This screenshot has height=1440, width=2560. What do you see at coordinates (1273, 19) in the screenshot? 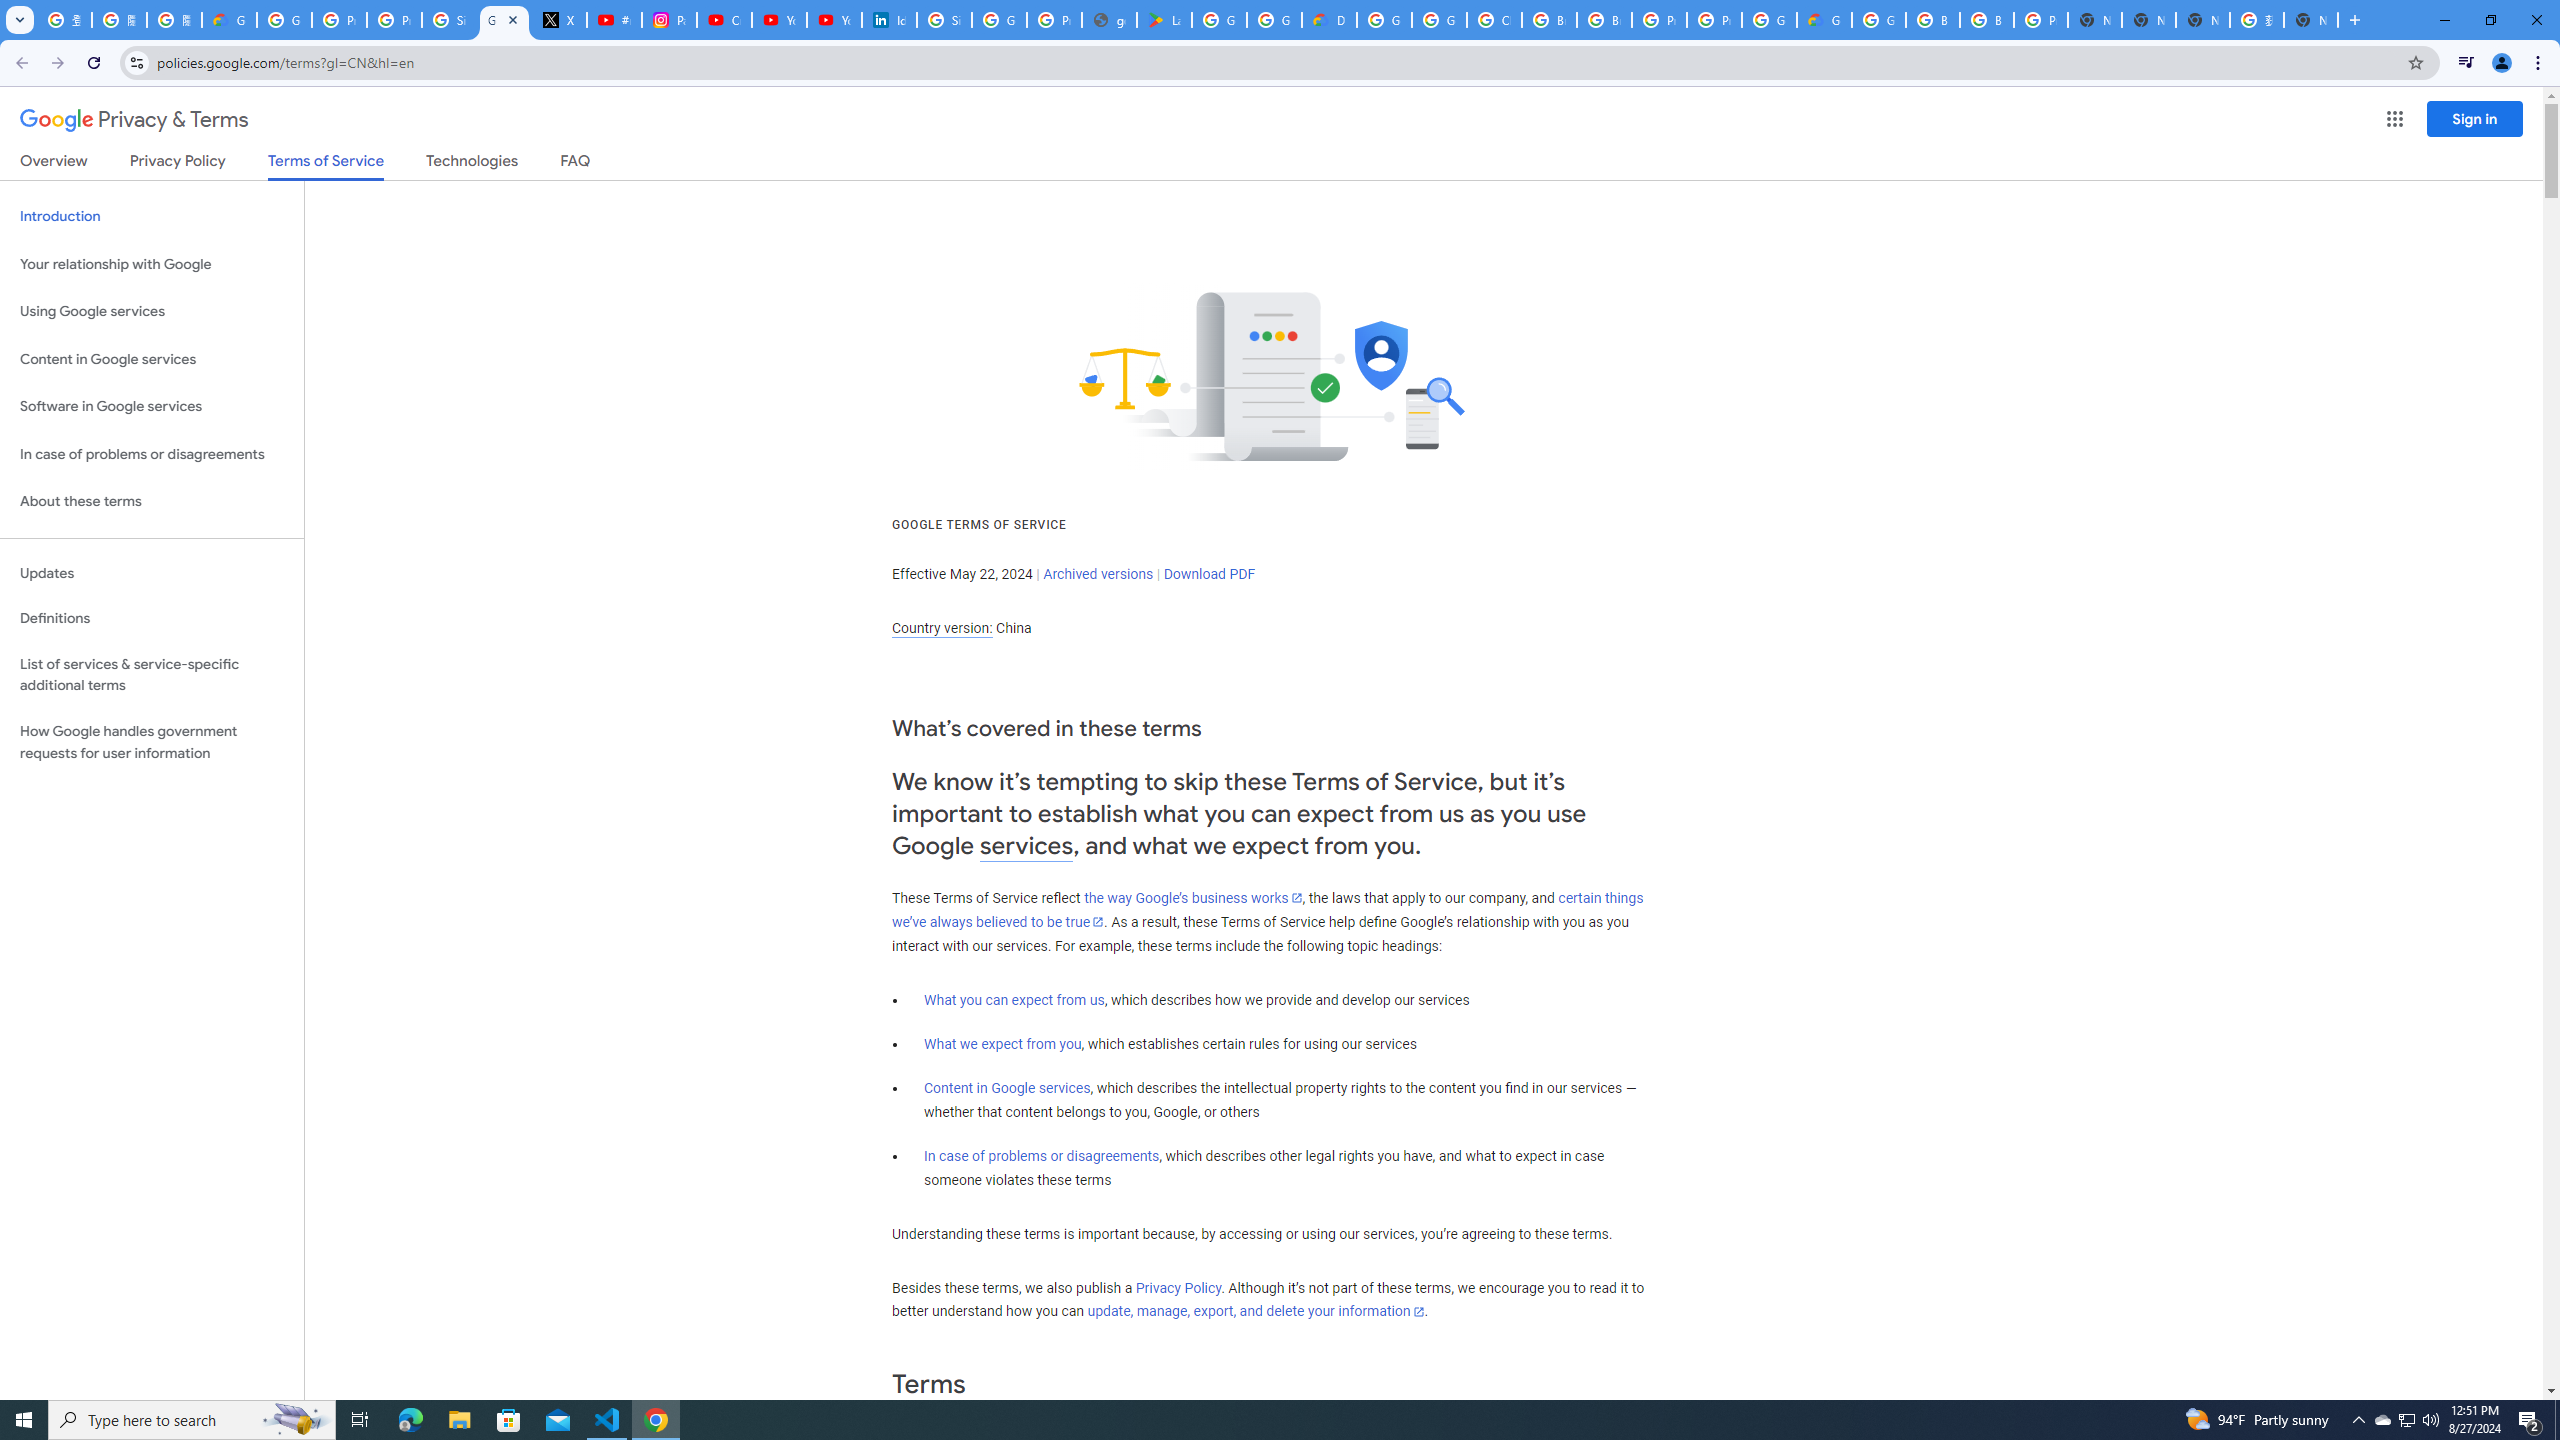
I see `'Google Workspace - Specific Terms'` at bounding box center [1273, 19].